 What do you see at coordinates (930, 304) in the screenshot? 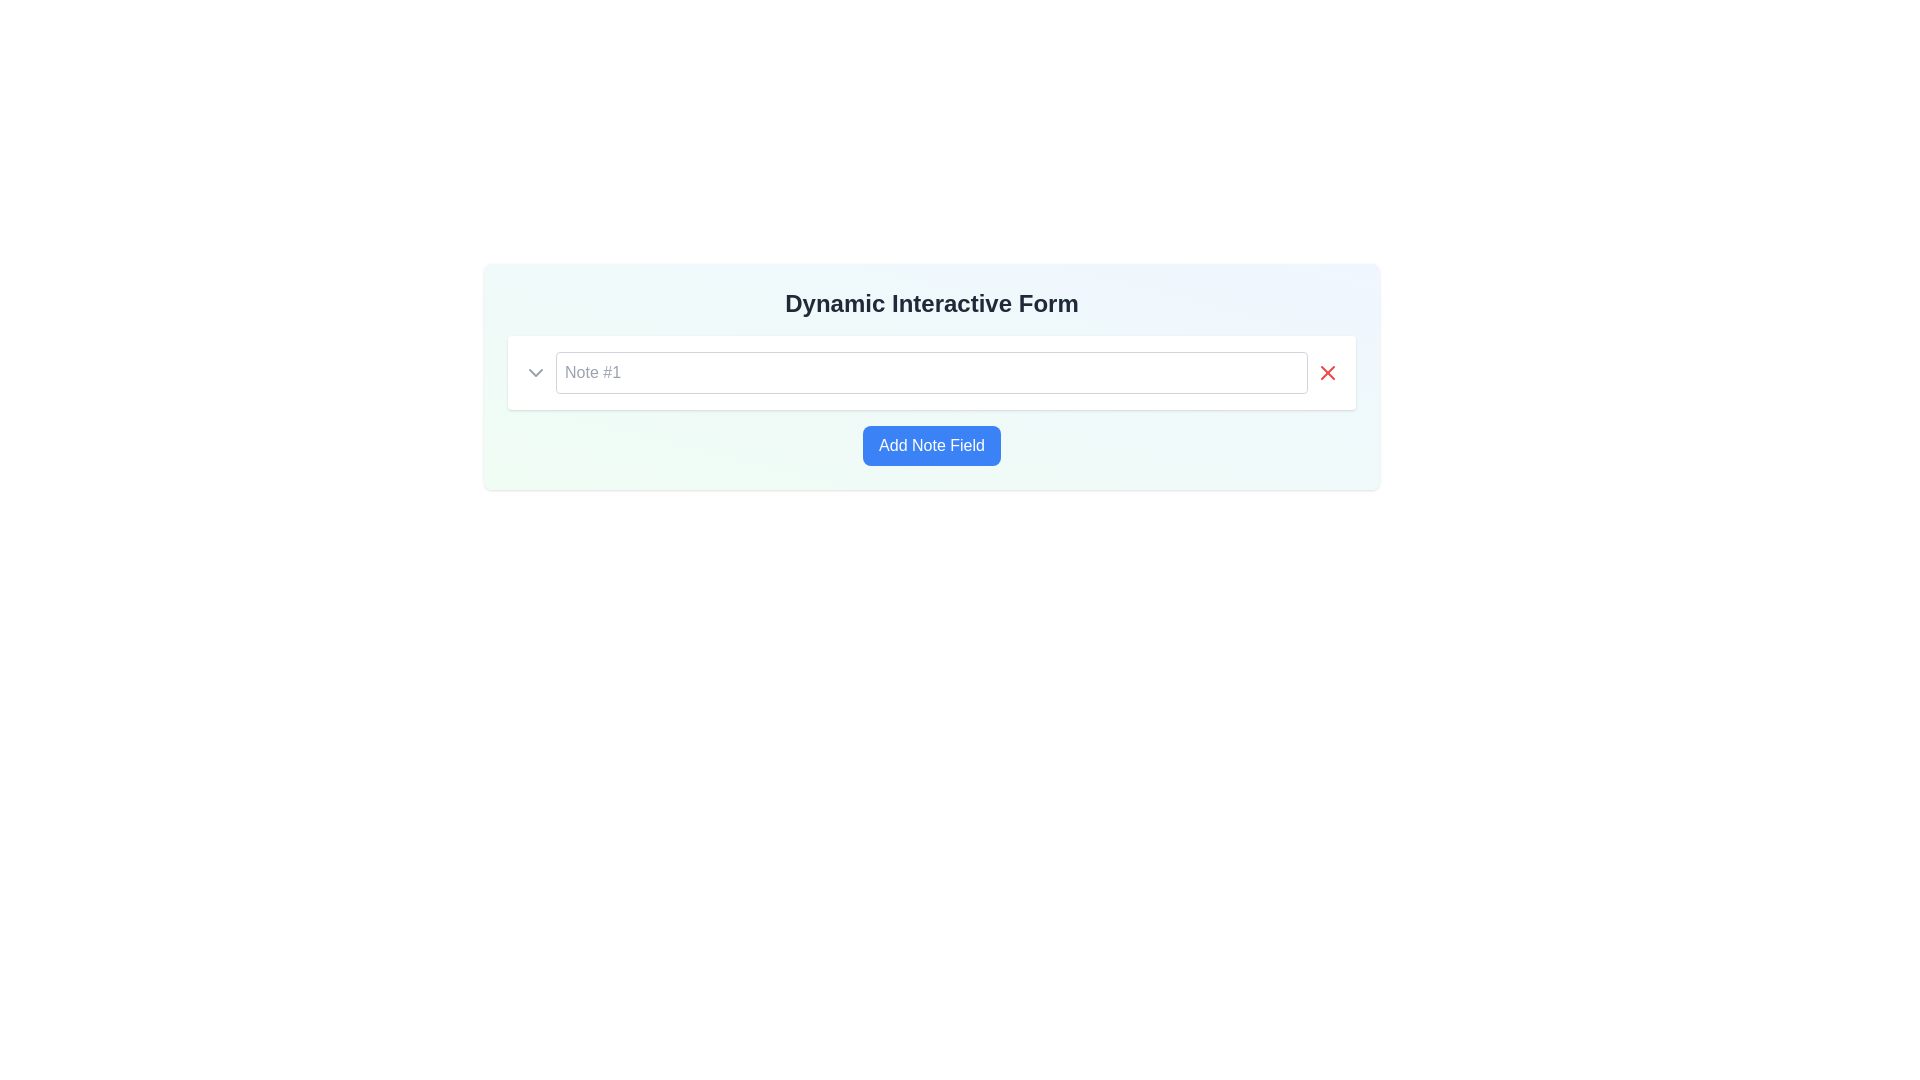
I see `the heading that displays 'Dynamic Interactive Form', which is styled with a large bold font in dark gray, centered above the input field and 'Add Note Field' button` at bounding box center [930, 304].